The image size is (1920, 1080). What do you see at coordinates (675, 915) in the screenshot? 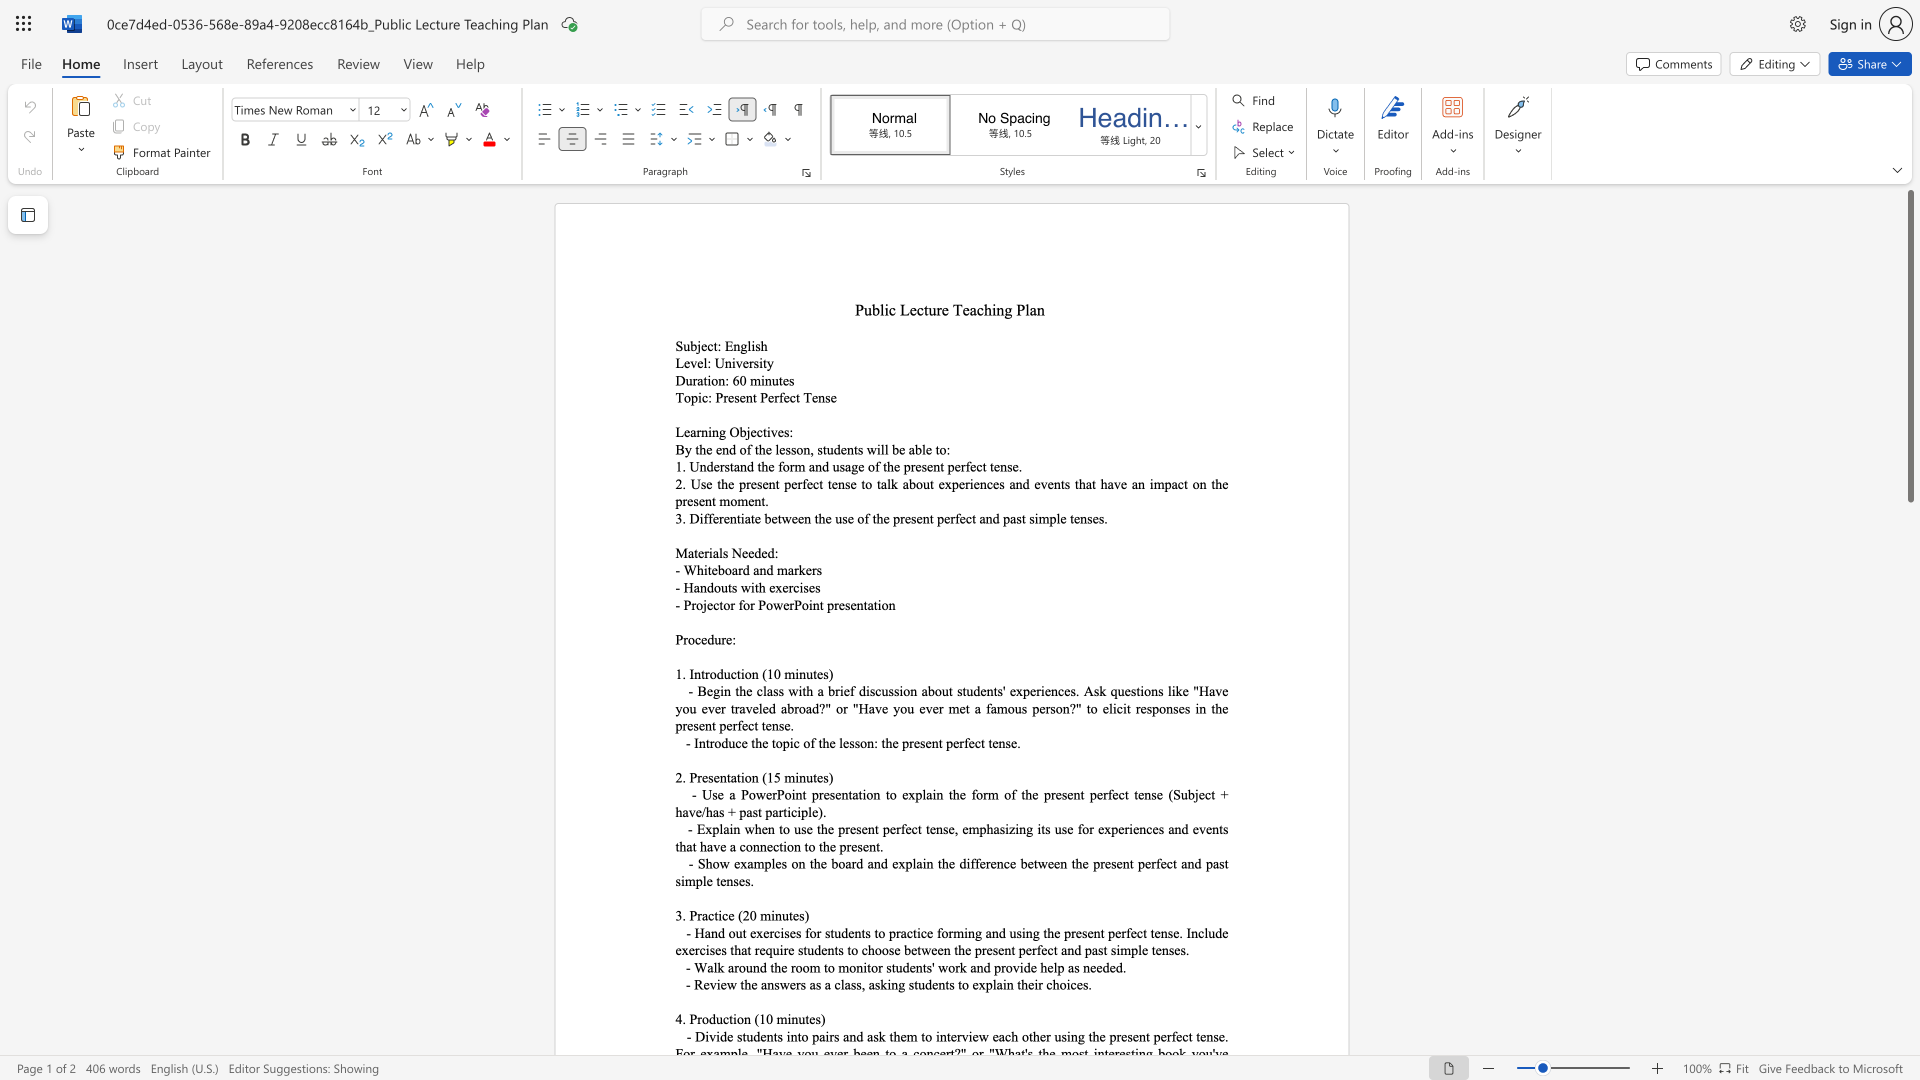
I see `the subset text "3. Practice (20 mi" within the text "3. Practice (20 minutes)"` at bounding box center [675, 915].